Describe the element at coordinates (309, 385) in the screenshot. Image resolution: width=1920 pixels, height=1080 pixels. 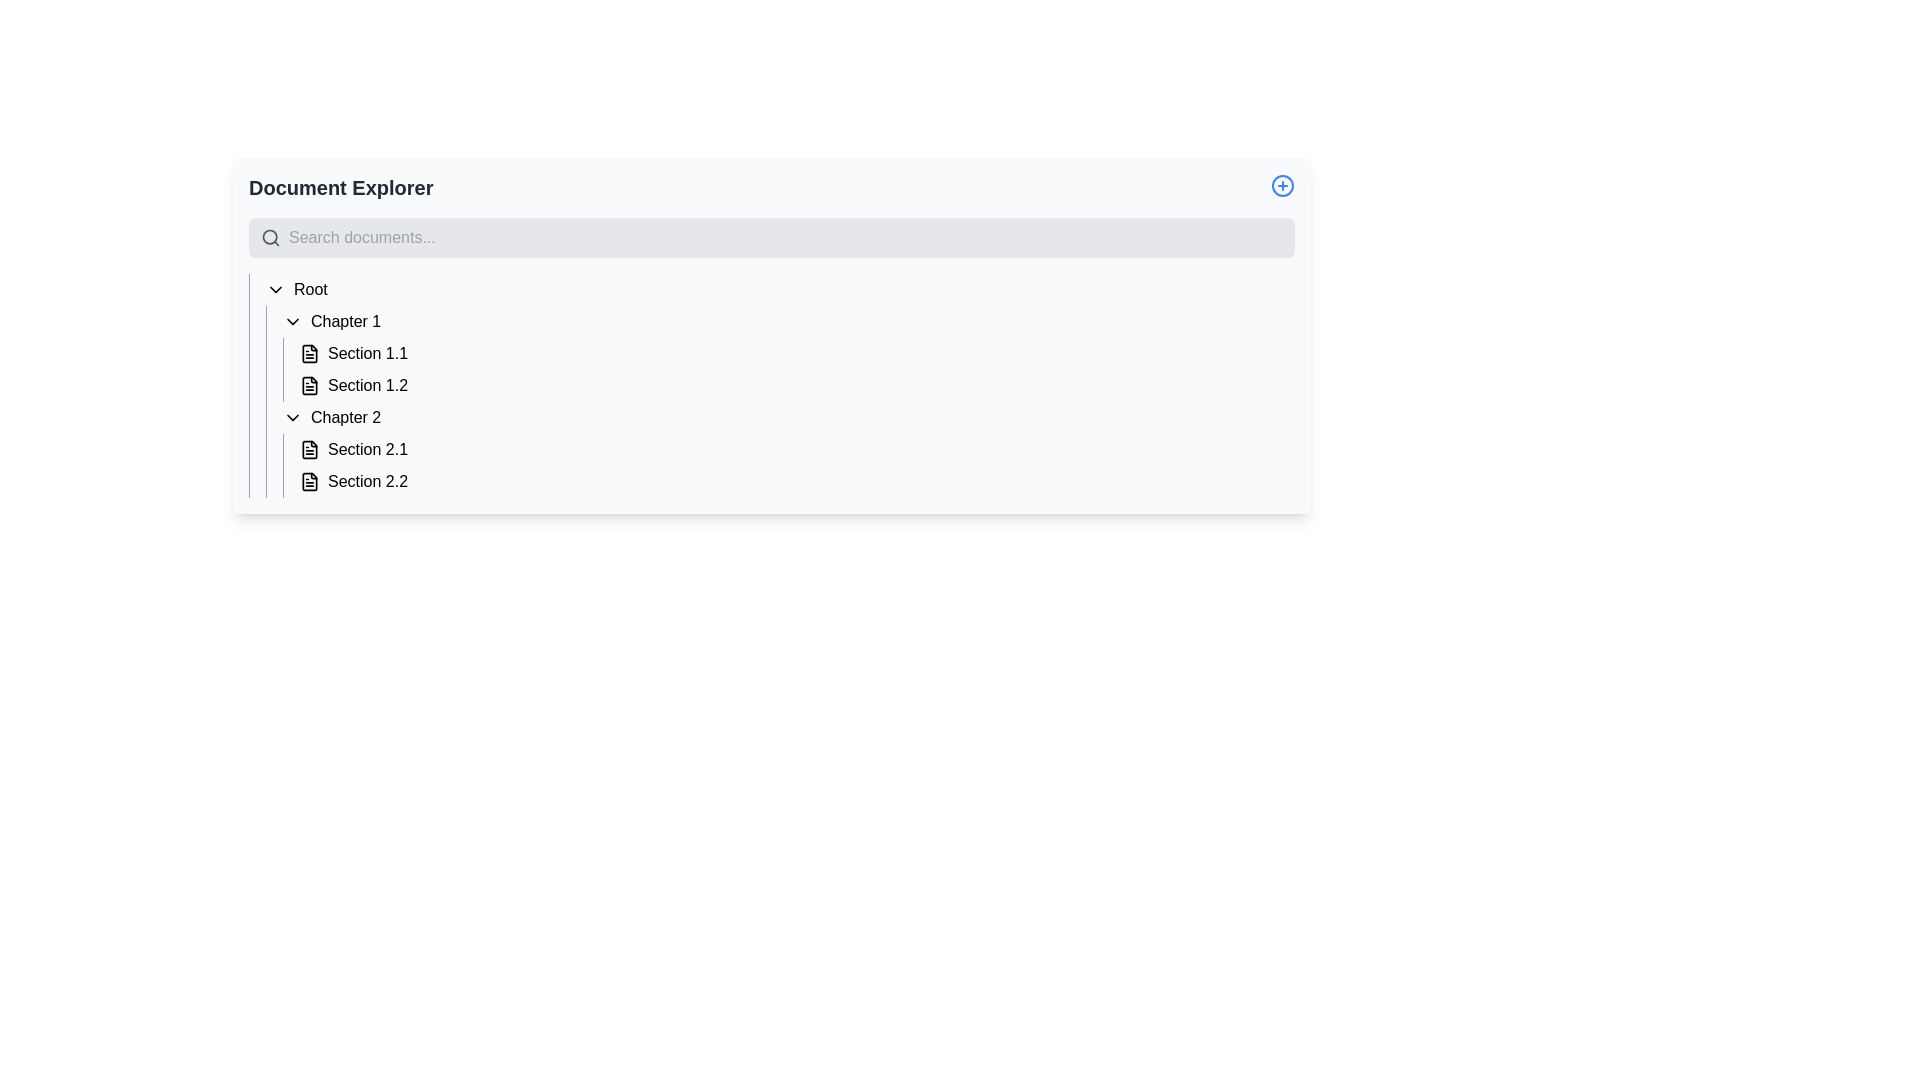
I see `the document icon representing 'Section 1.2' in the document explorer` at that location.